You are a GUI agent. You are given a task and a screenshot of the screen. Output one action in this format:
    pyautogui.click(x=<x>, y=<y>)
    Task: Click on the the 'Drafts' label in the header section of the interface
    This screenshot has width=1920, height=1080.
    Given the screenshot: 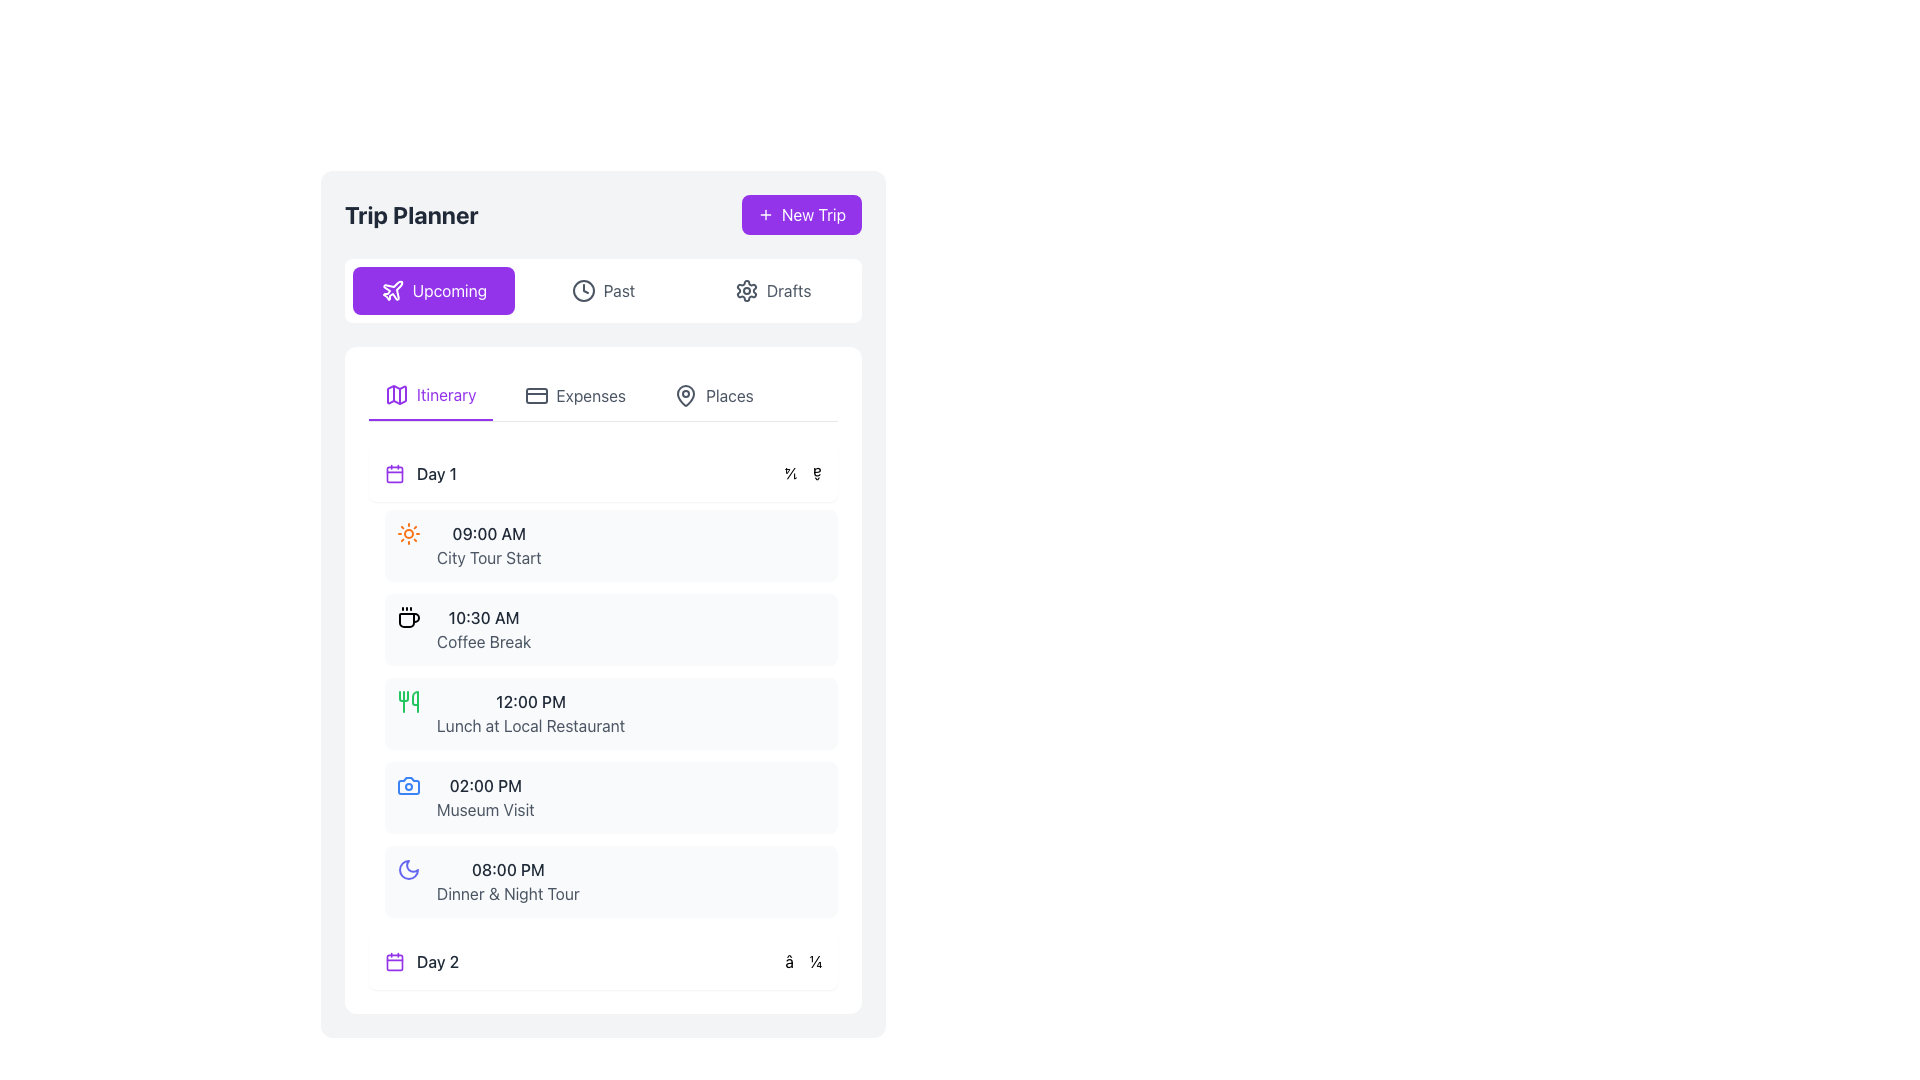 What is the action you would take?
    pyautogui.click(x=788, y=290)
    